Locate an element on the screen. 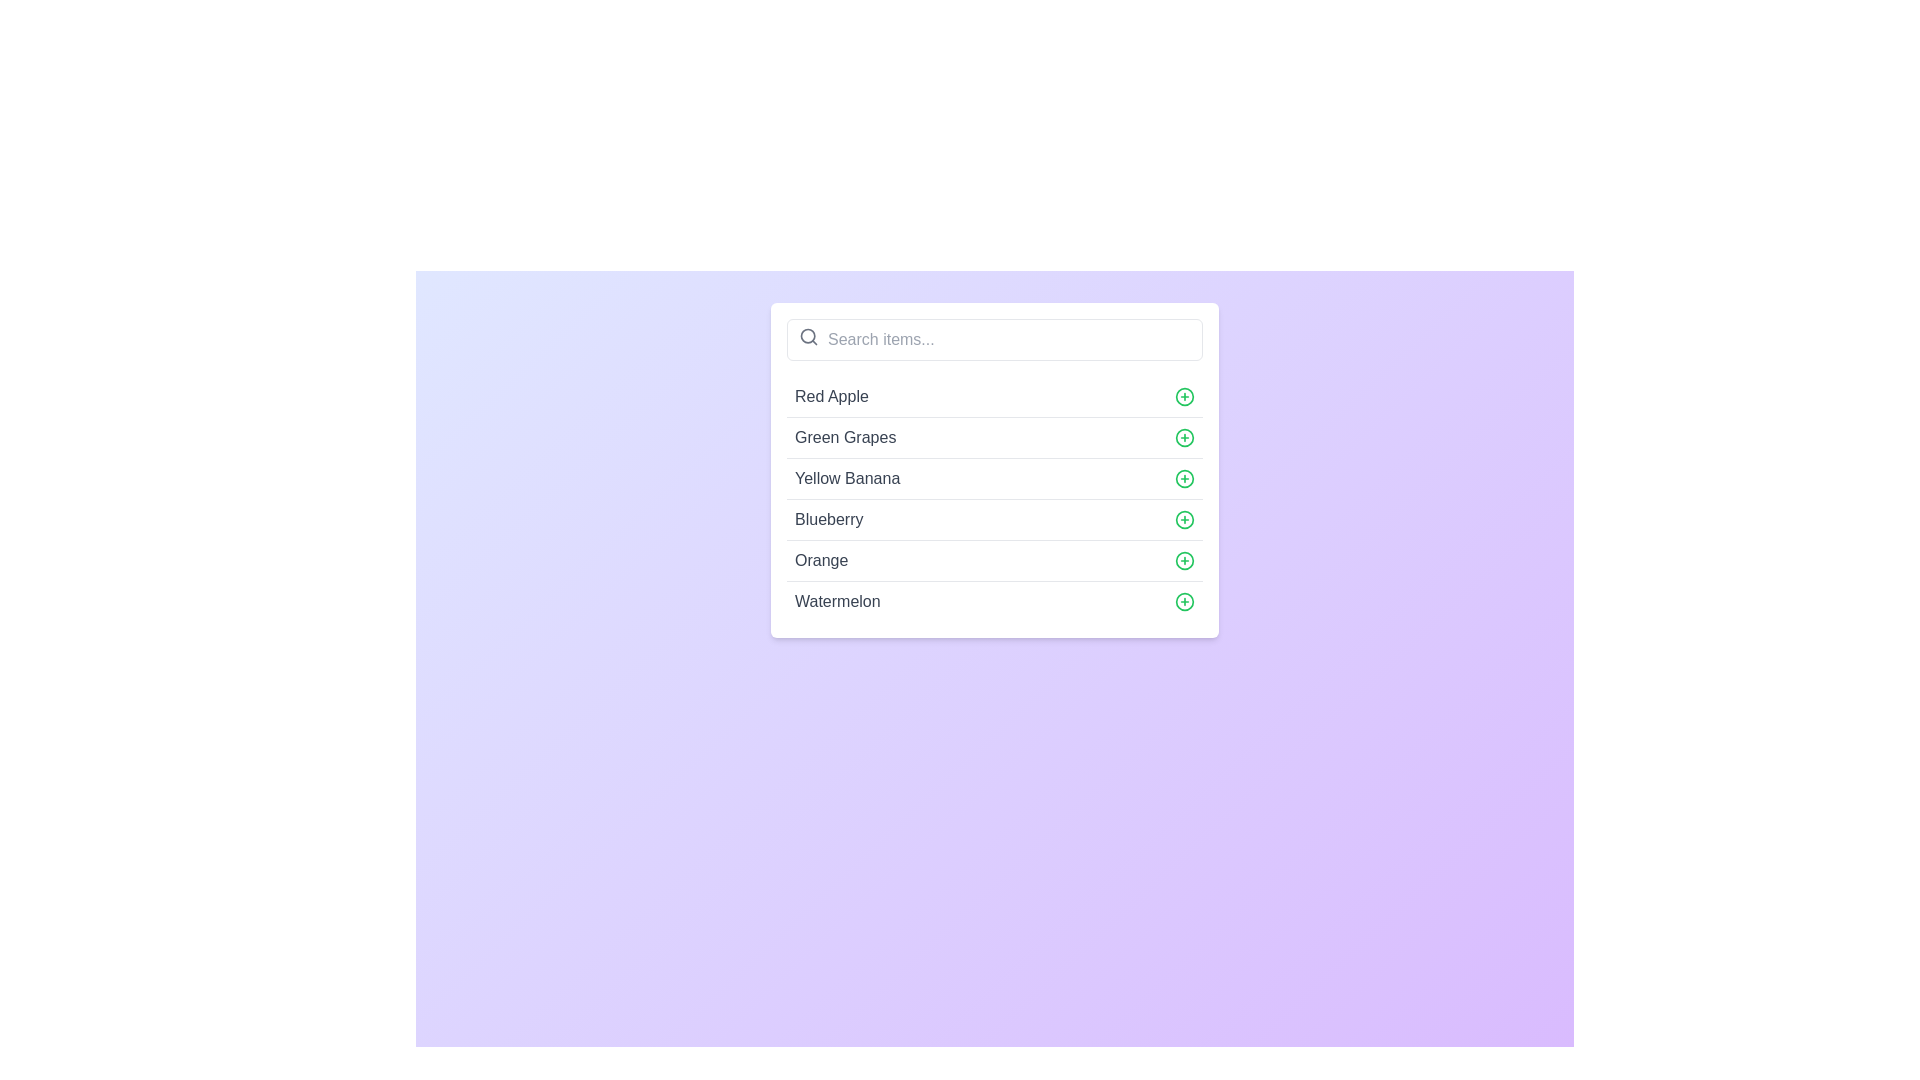  the button or icon representing the action to add 'Yellow Banana' to a collection is located at coordinates (1185, 478).